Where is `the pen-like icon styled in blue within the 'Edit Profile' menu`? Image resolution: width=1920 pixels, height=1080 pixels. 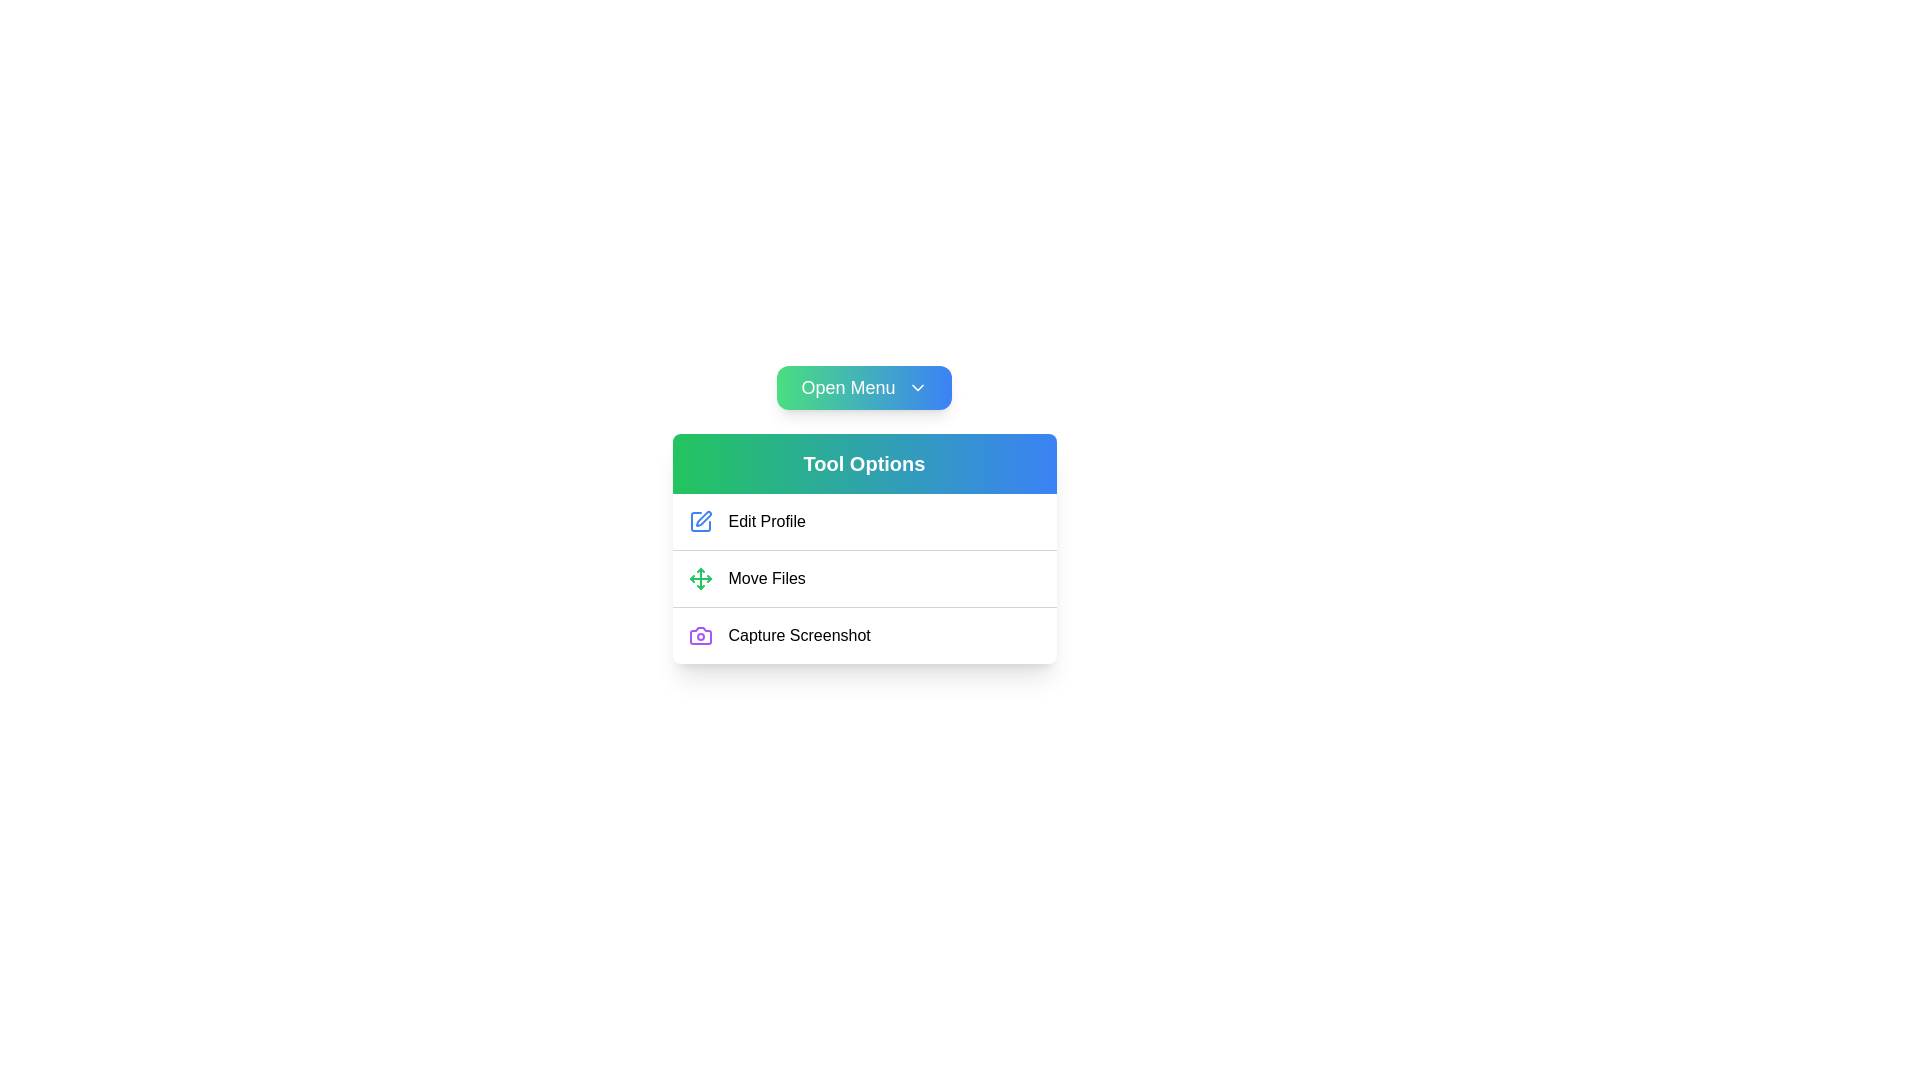 the pen-like icon styled in blue within the 'Edit Profile' menu is located at coordinates (703, 518).